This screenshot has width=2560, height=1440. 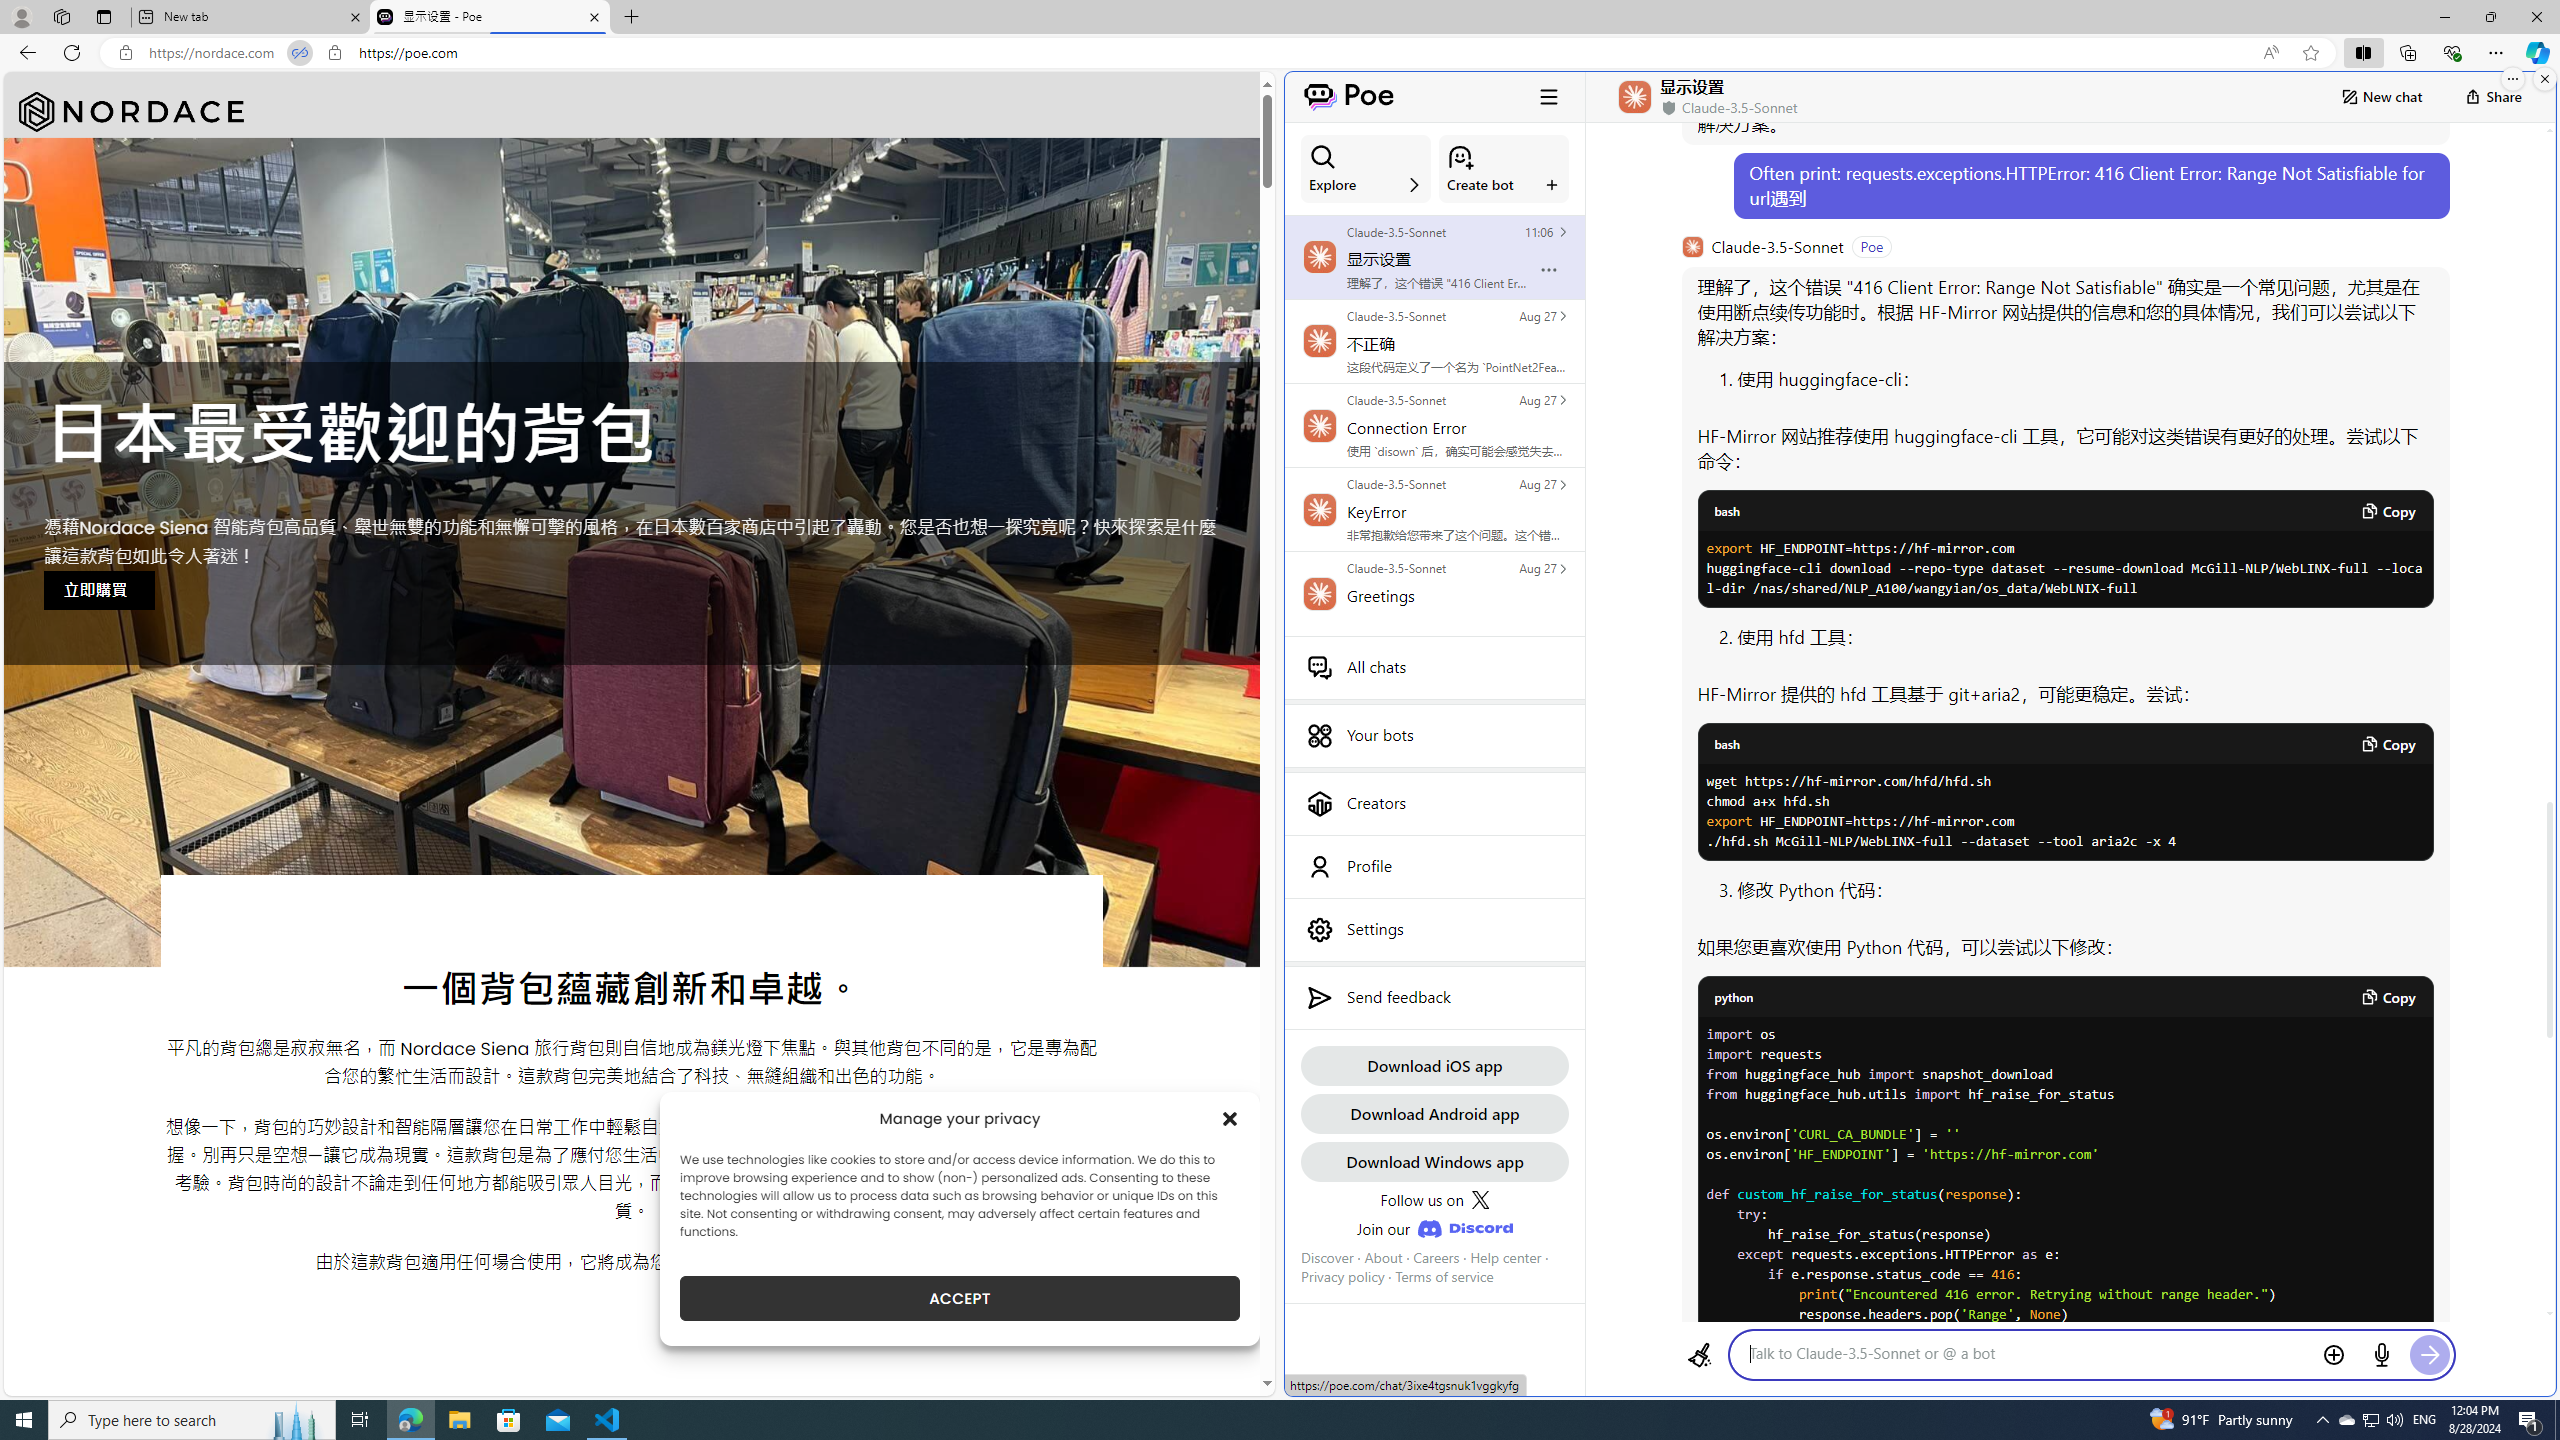 What do you see at coordinates (2535, 16) in the screenshot?
I see `'Close'` at bounding box center [2535, 16].